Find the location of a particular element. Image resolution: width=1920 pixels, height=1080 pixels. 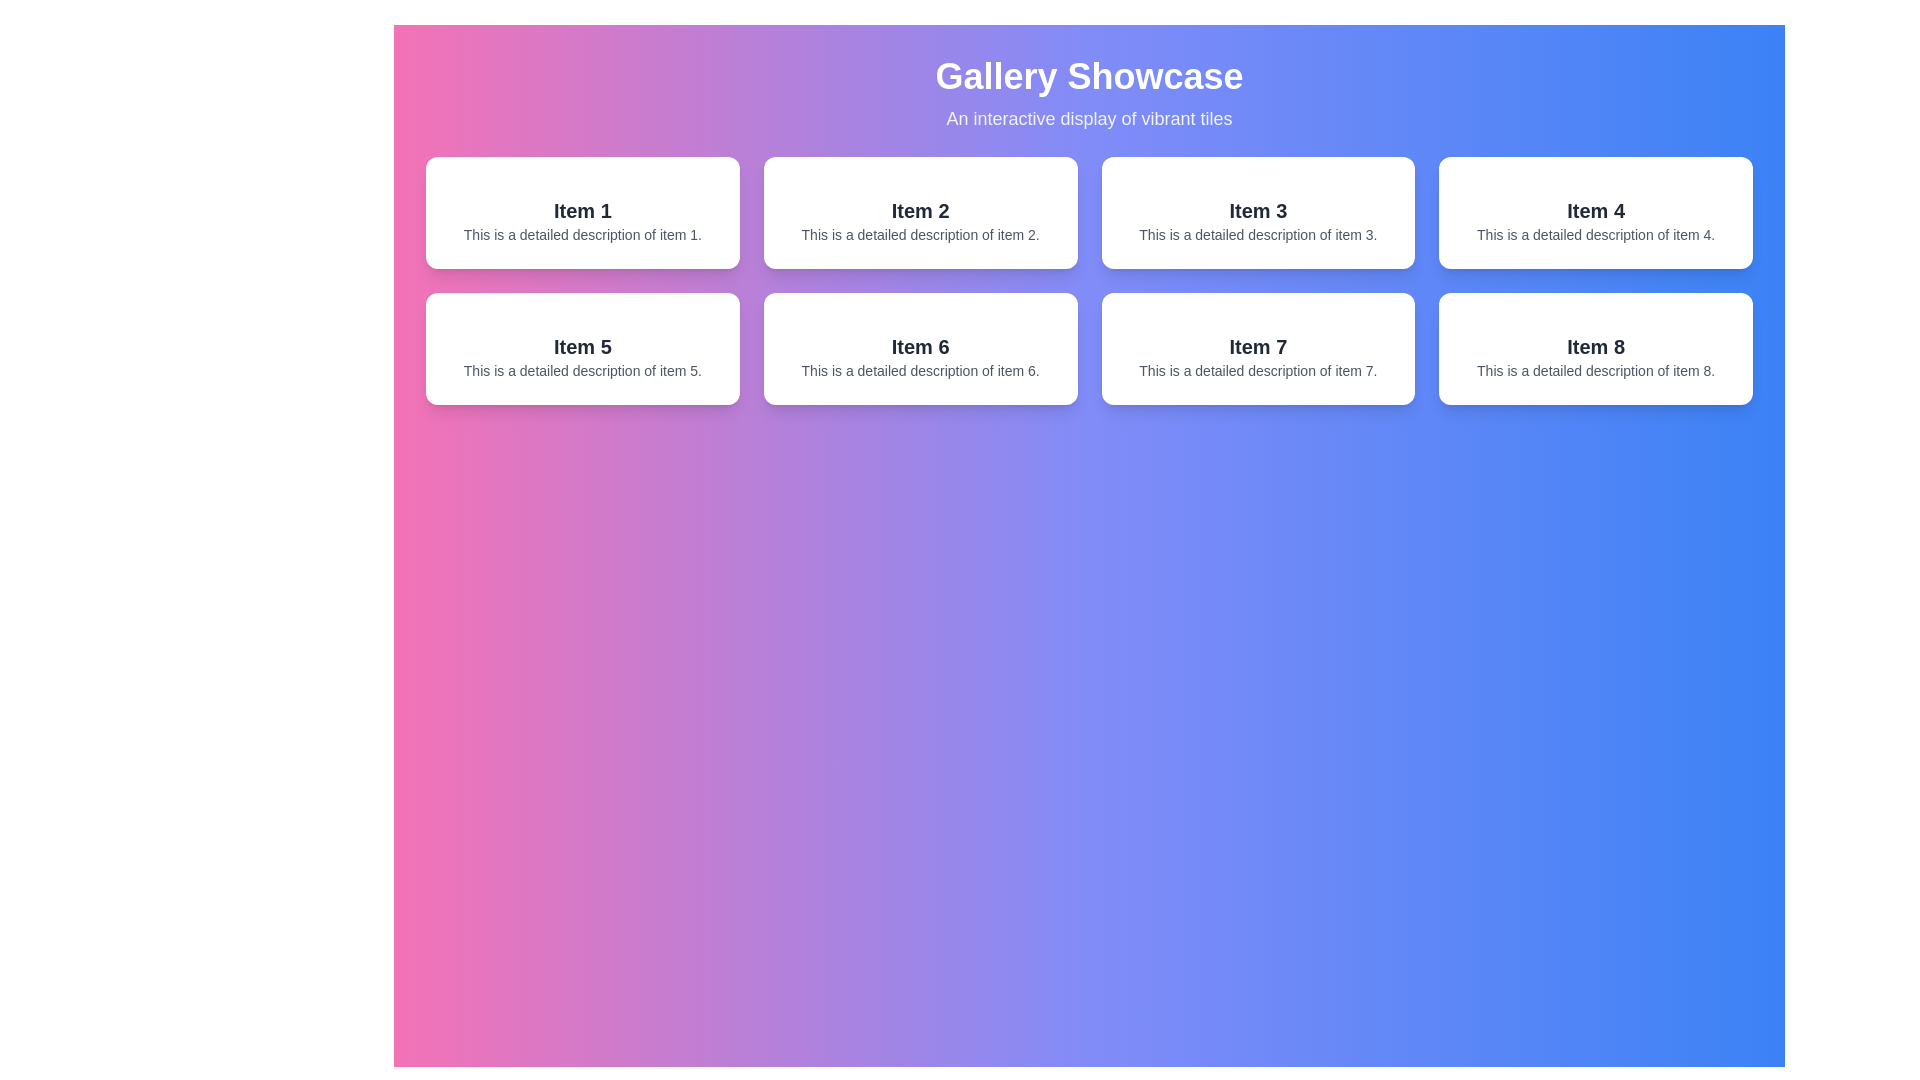

descriptive text label for 'Item 6' located in the second row, third column of the grid layout is located at coordinates (919, 370).